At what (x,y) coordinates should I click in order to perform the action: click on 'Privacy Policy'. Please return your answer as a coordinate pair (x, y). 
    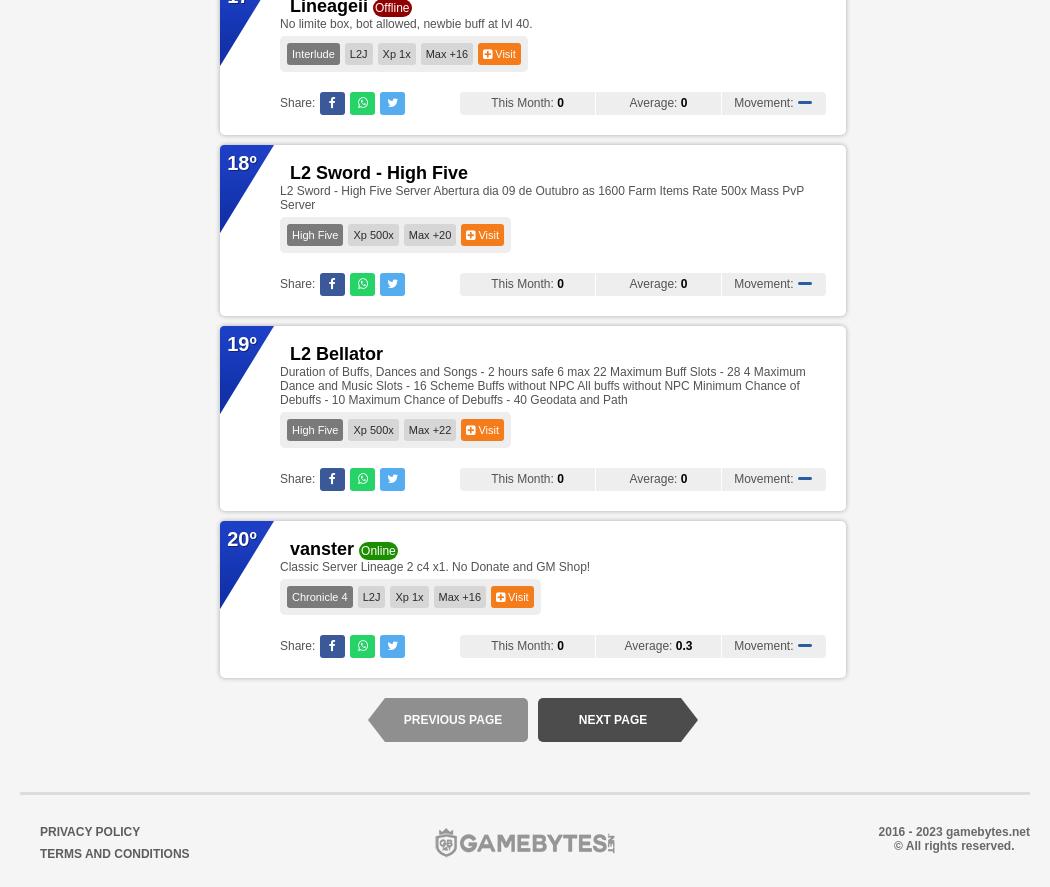
    Looking at the image, I should click on (89, 832).